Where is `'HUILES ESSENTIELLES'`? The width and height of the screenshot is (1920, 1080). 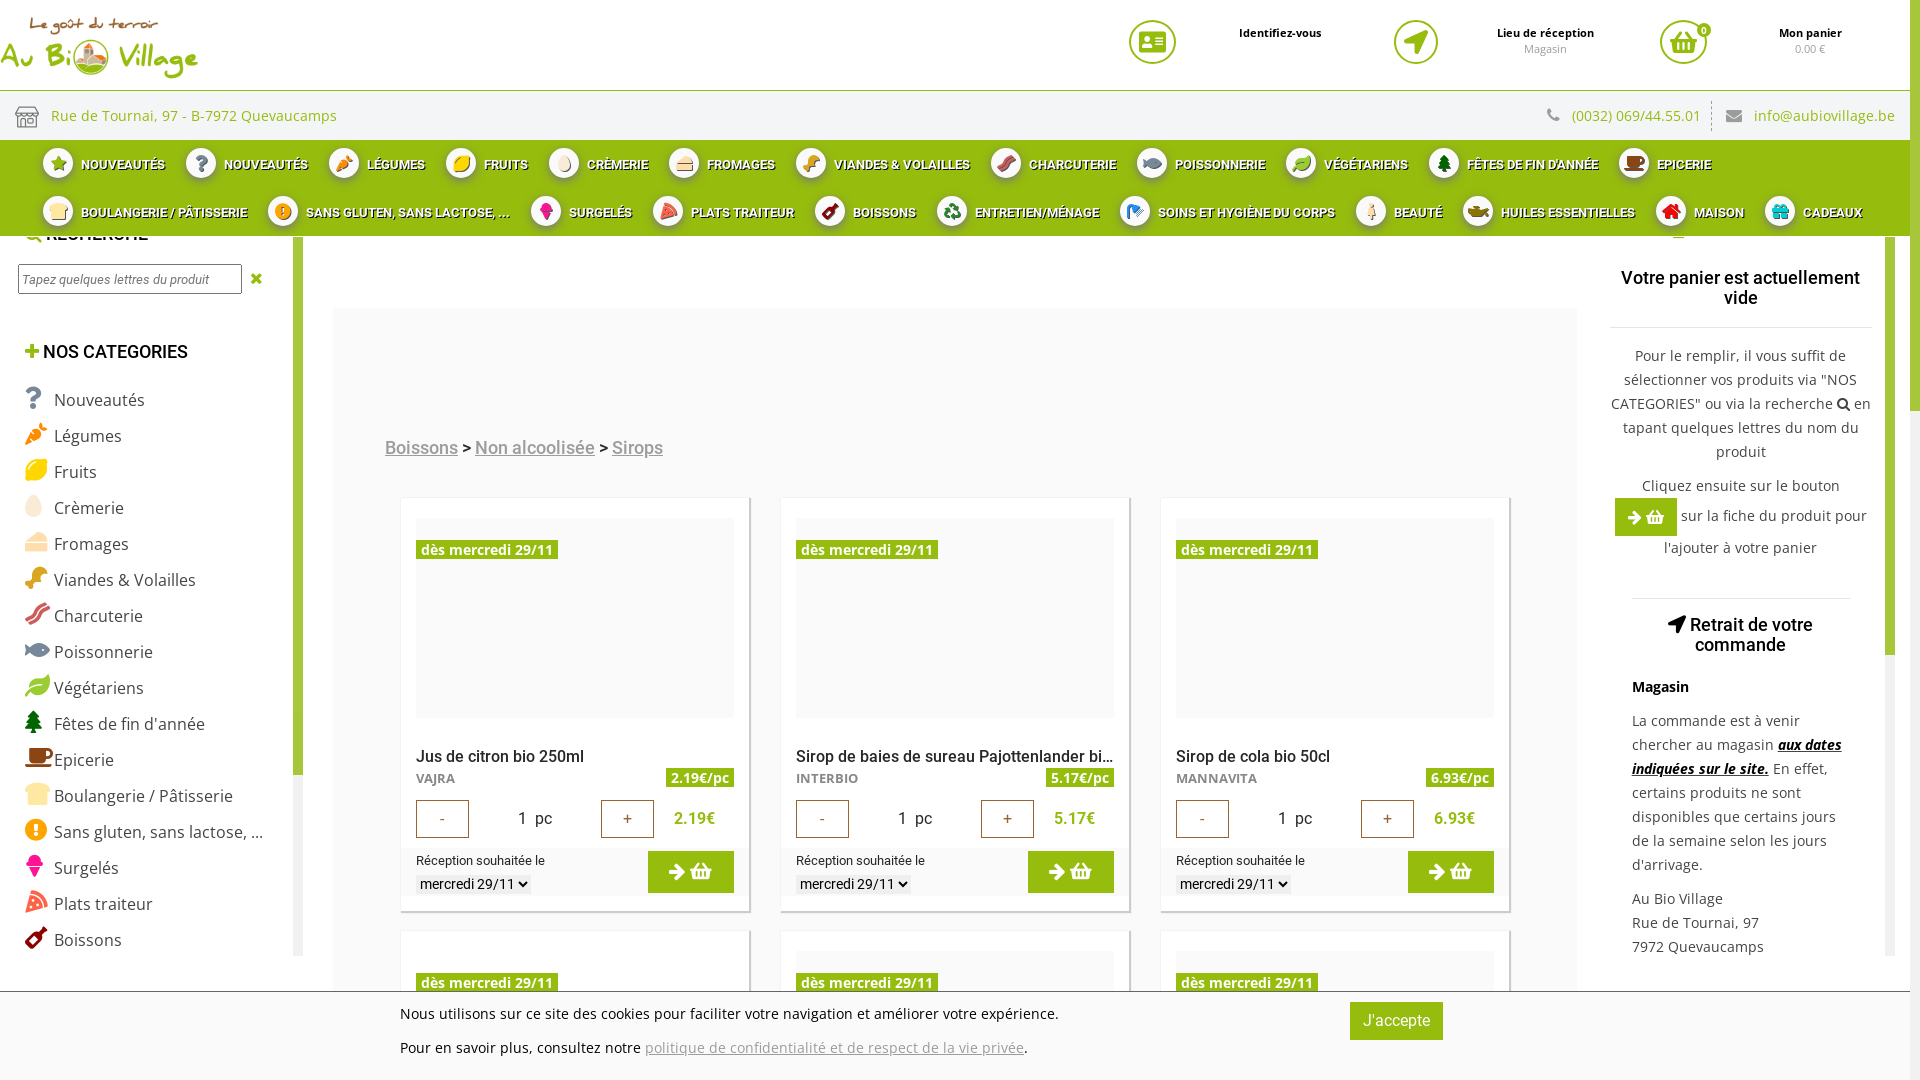 'HUILES ESSENTIELLES' is located at coordinates (1545, 207).